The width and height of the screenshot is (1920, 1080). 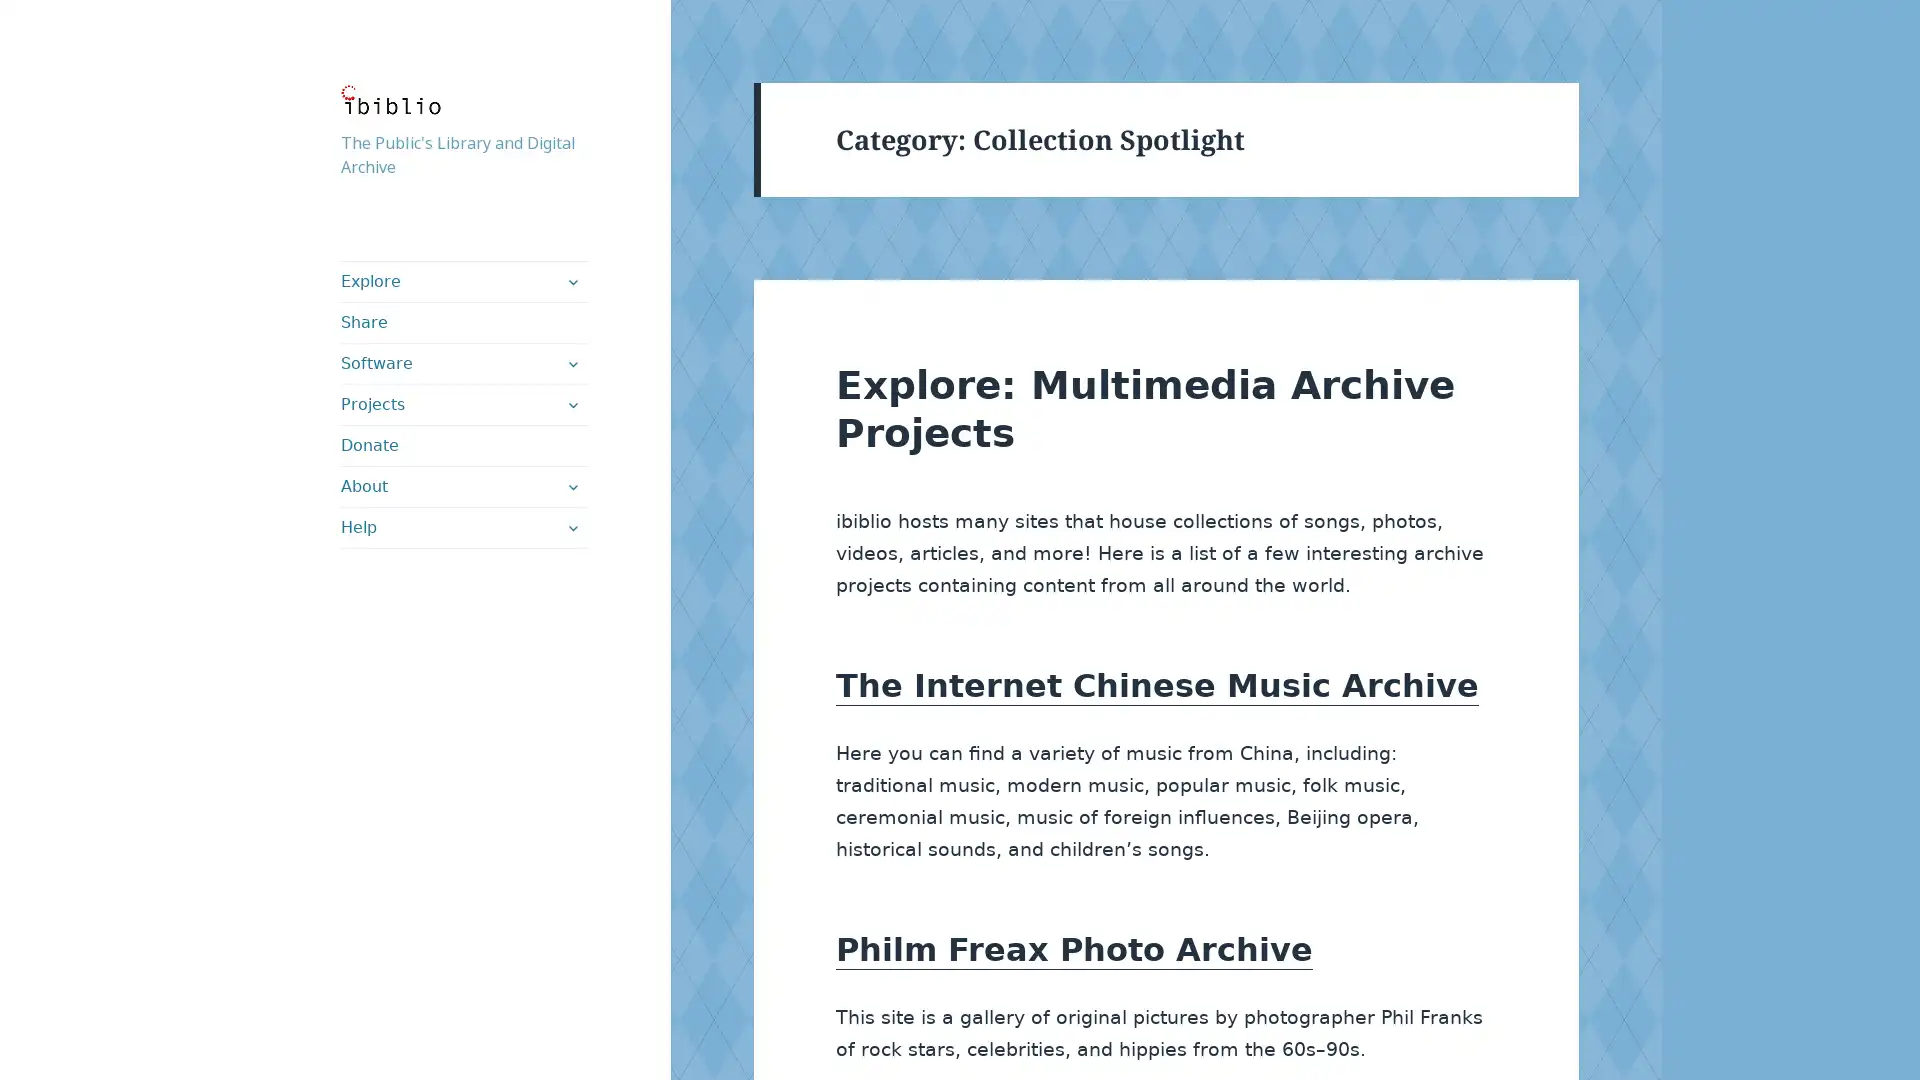 What do you see at coordinates (570, 363) in the screenshot?
I see `expand child menu` at bounding box center [570, 363].